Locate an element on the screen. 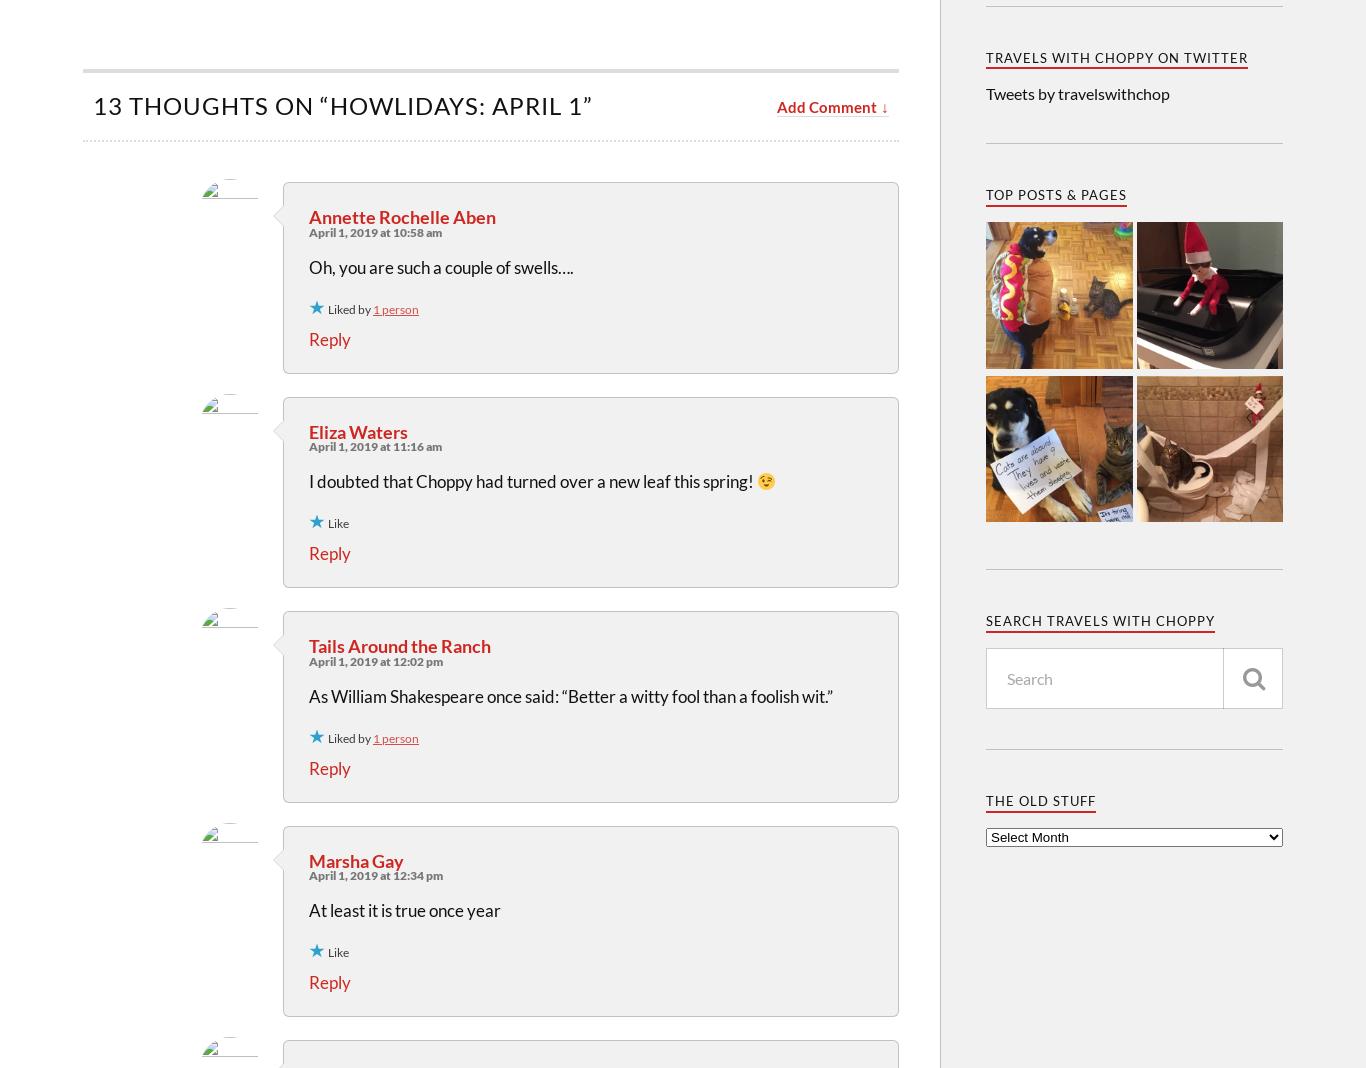  'Tweets by travelswithchop' is located at coordinates (1077, 92).